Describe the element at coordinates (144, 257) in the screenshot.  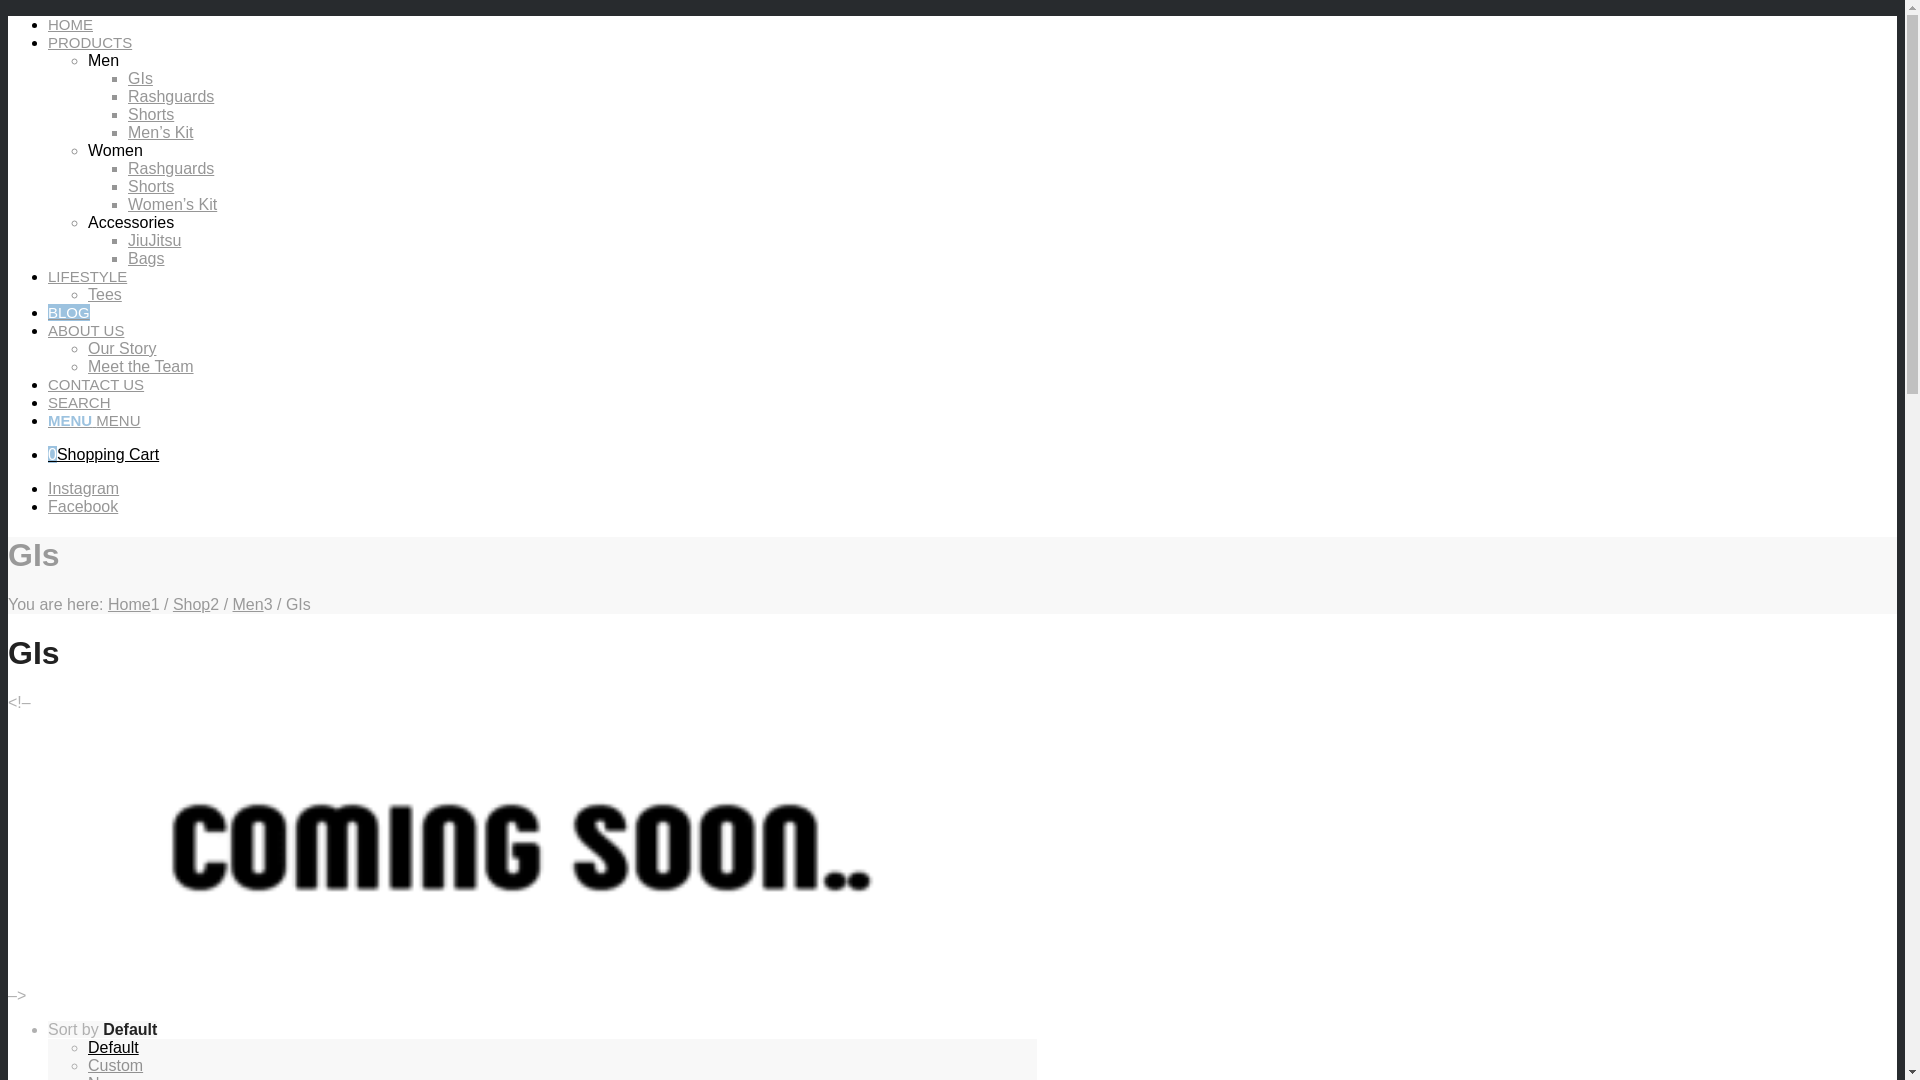
I see `'Bags'` at that location.